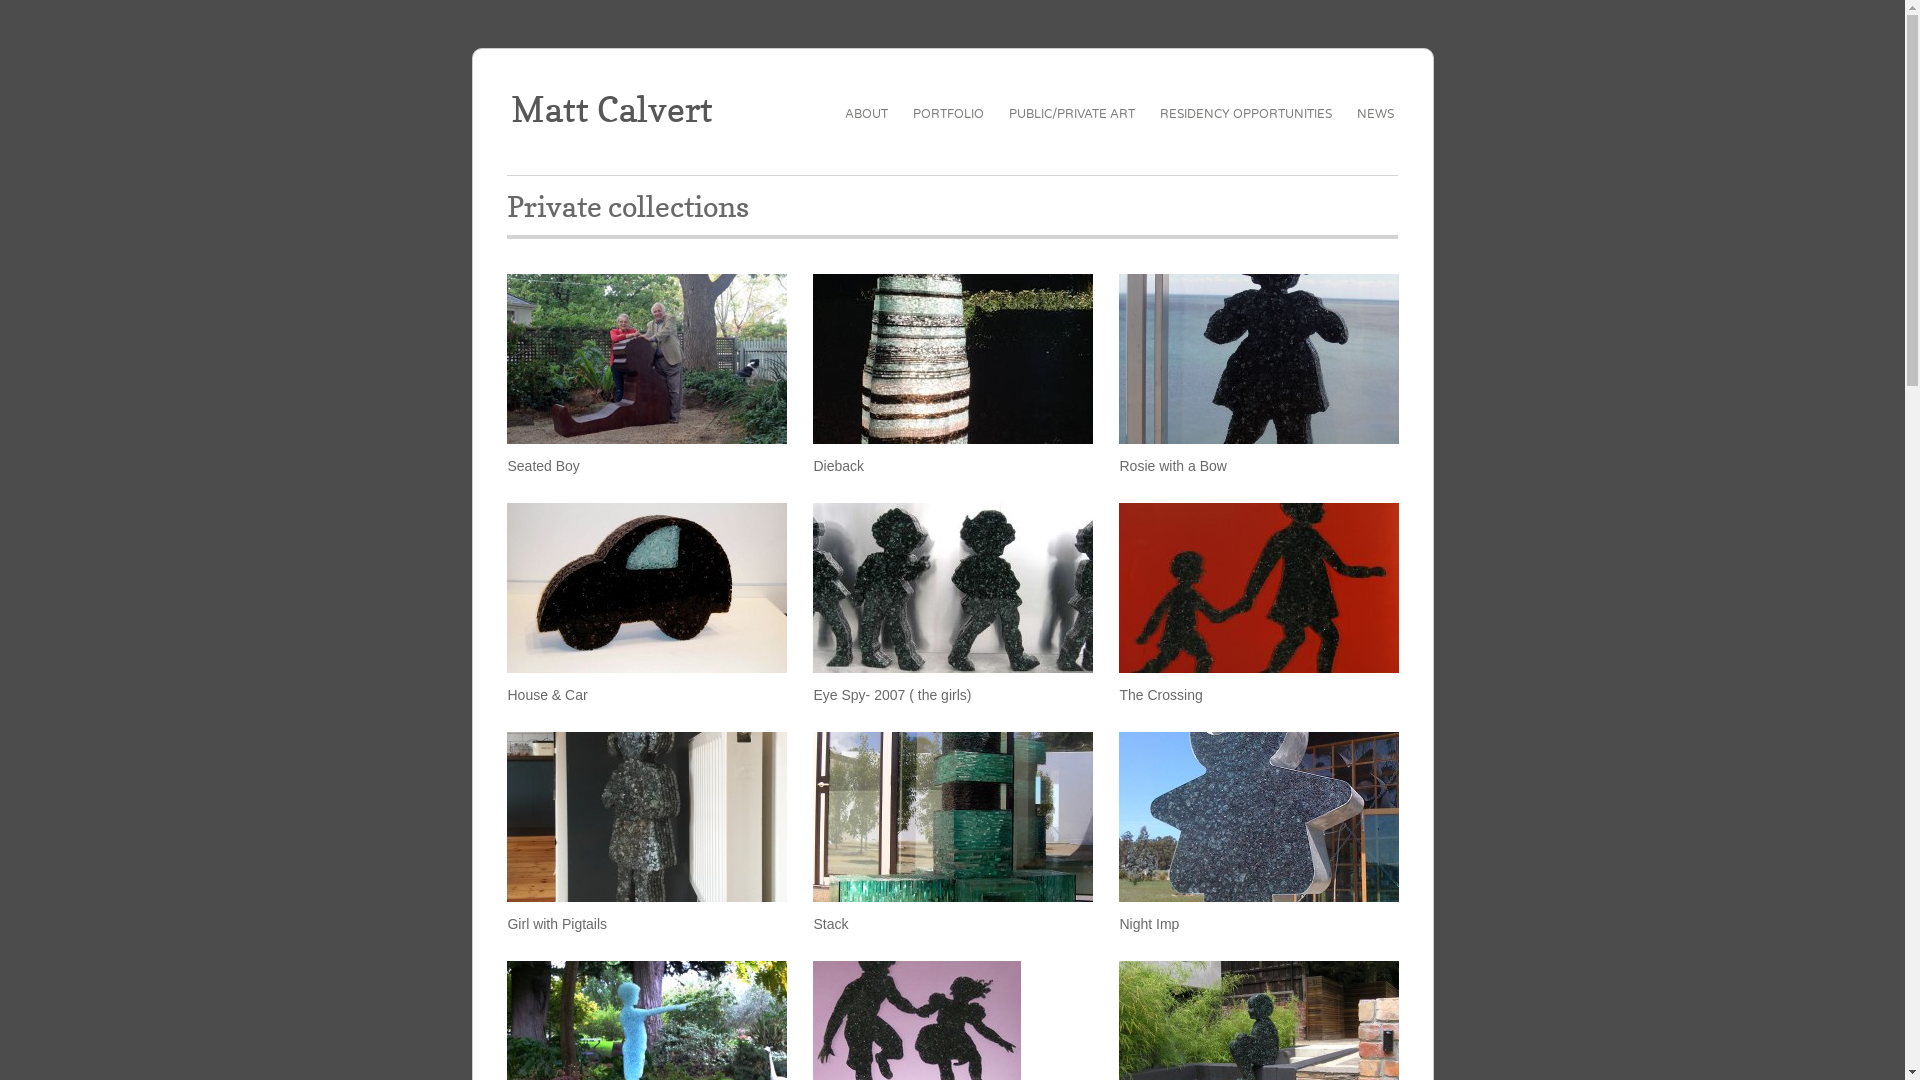 The width and height of the screenshot is (1920, 1080). Describe the element at coordinates (952, 586) in the screenshot. I see `'Eye Spy- 2007 ( the girls)'` at that location.